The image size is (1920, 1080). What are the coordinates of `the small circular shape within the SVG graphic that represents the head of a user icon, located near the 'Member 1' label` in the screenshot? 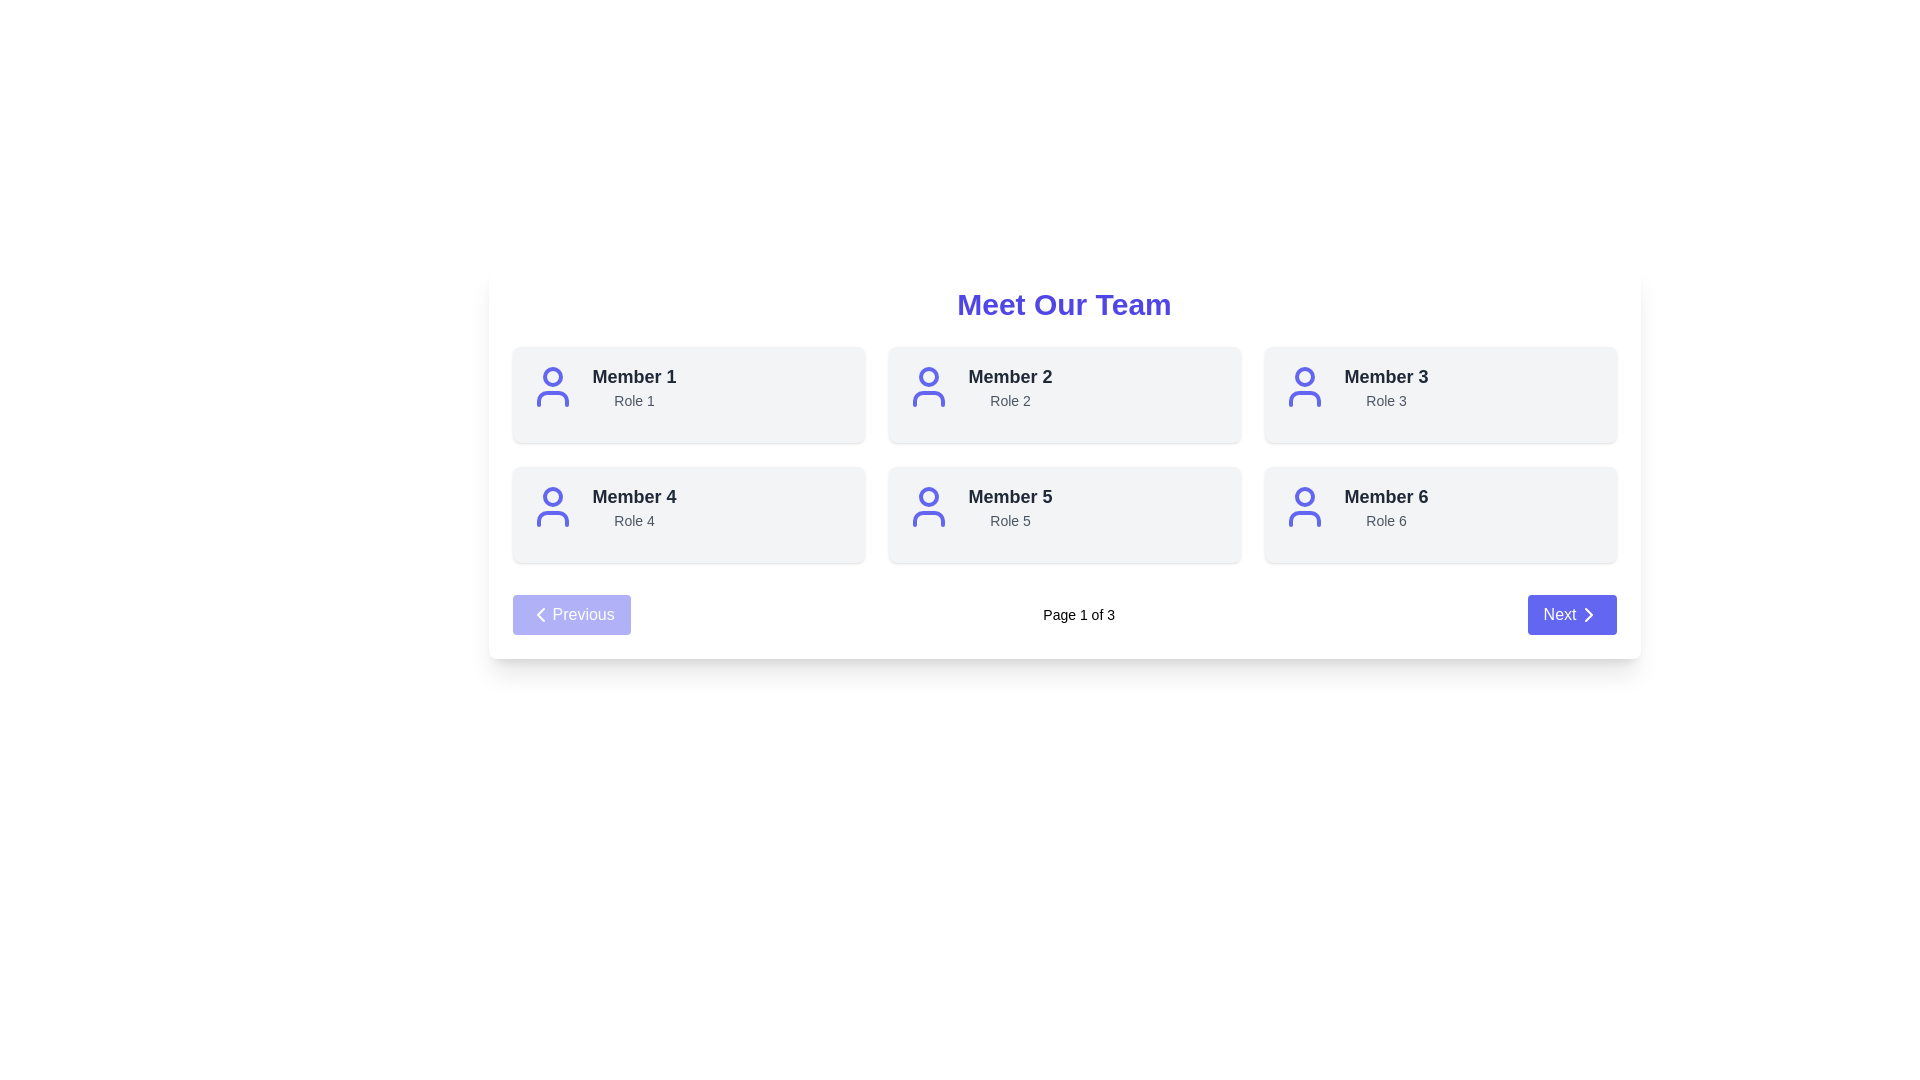 It's located at (552, 377).